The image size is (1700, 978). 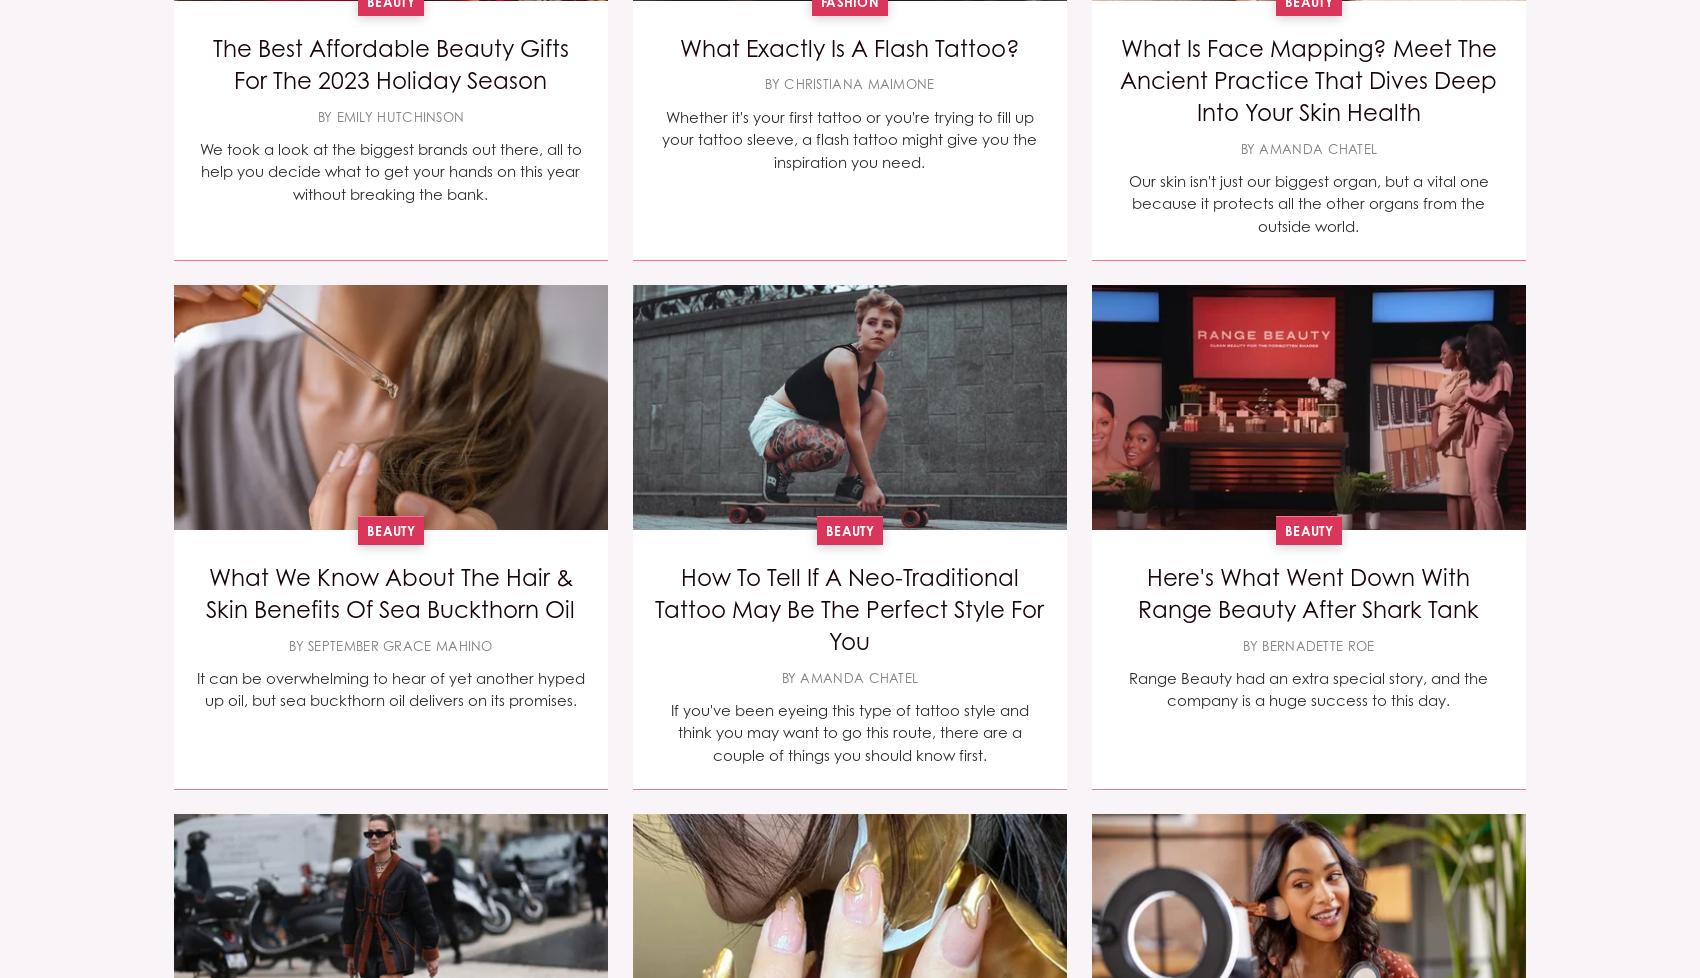 I want to click on 'Here's What Went Down With Range Beauty After Shark Tank', so click(x=1137, y=592).